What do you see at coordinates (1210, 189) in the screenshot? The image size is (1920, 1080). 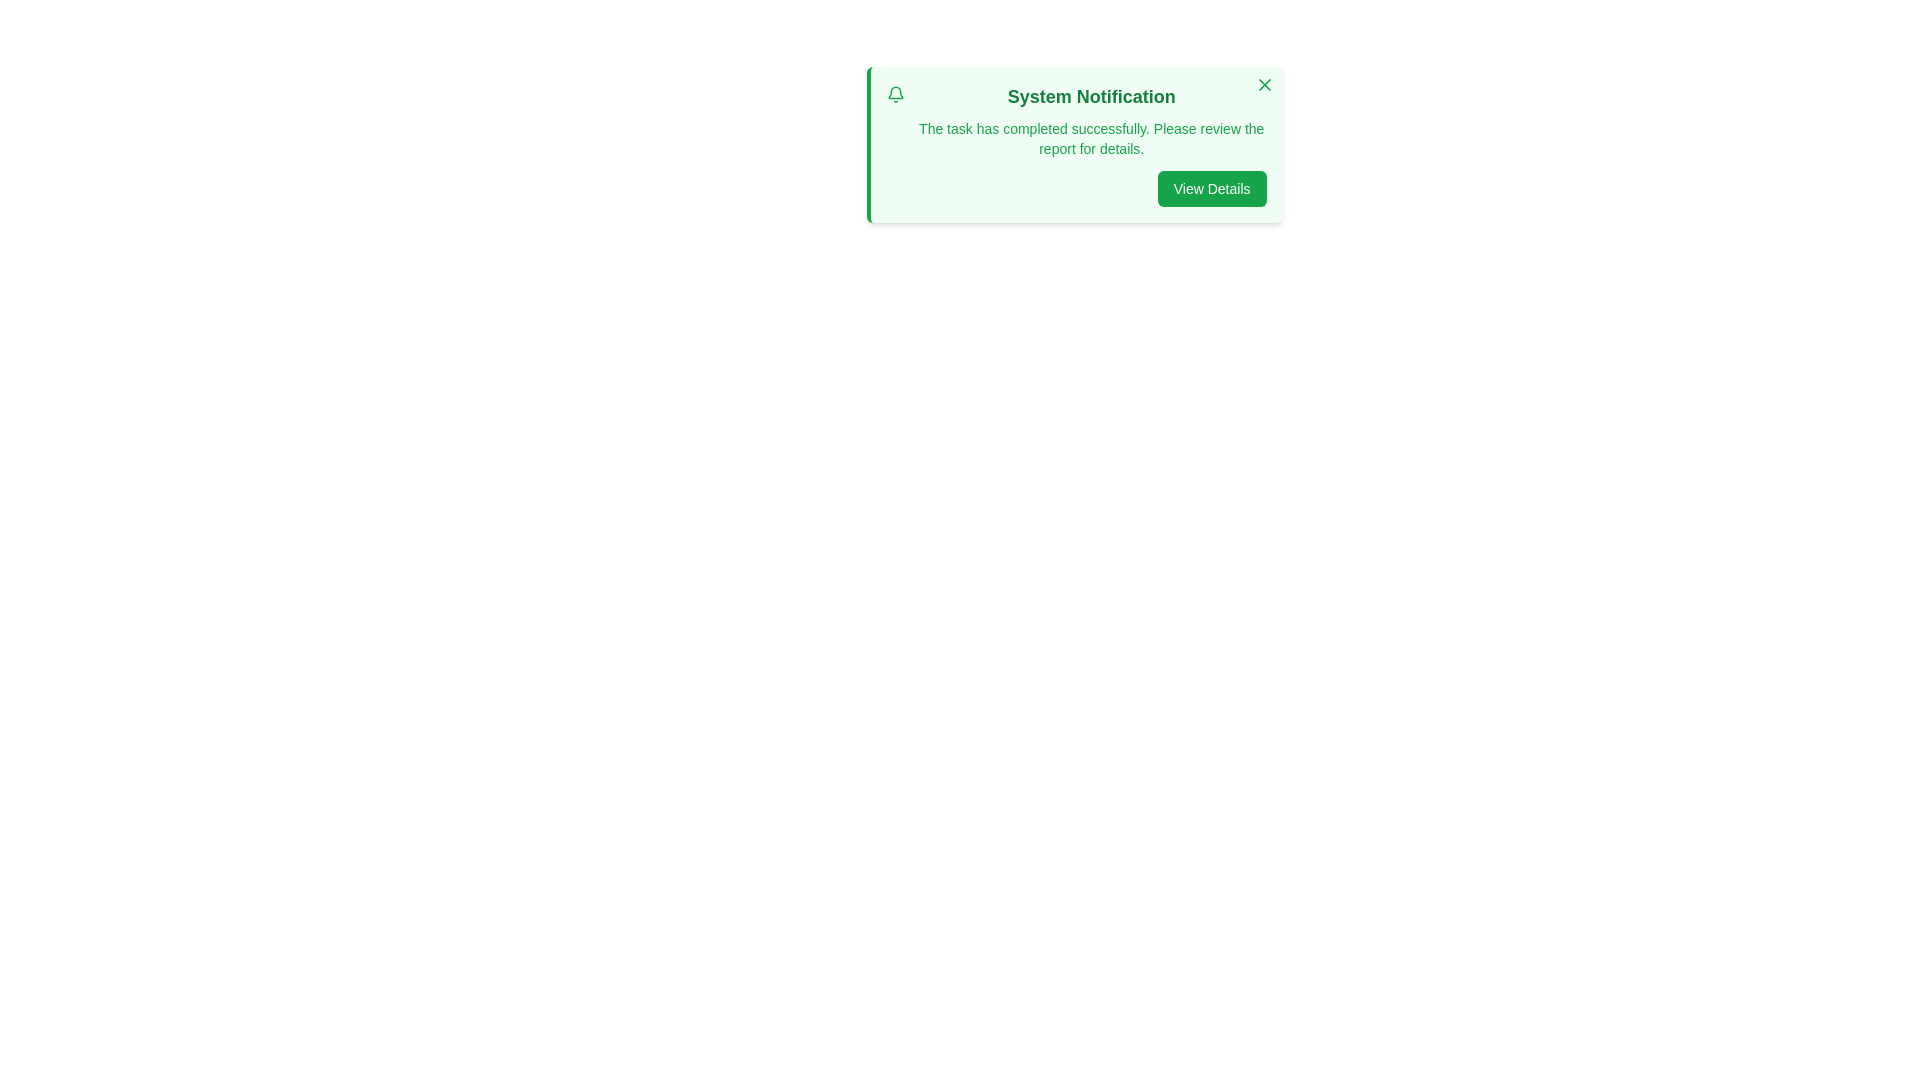 I see `'View Details' button to view additional information` at bounding box center [1210, 189].